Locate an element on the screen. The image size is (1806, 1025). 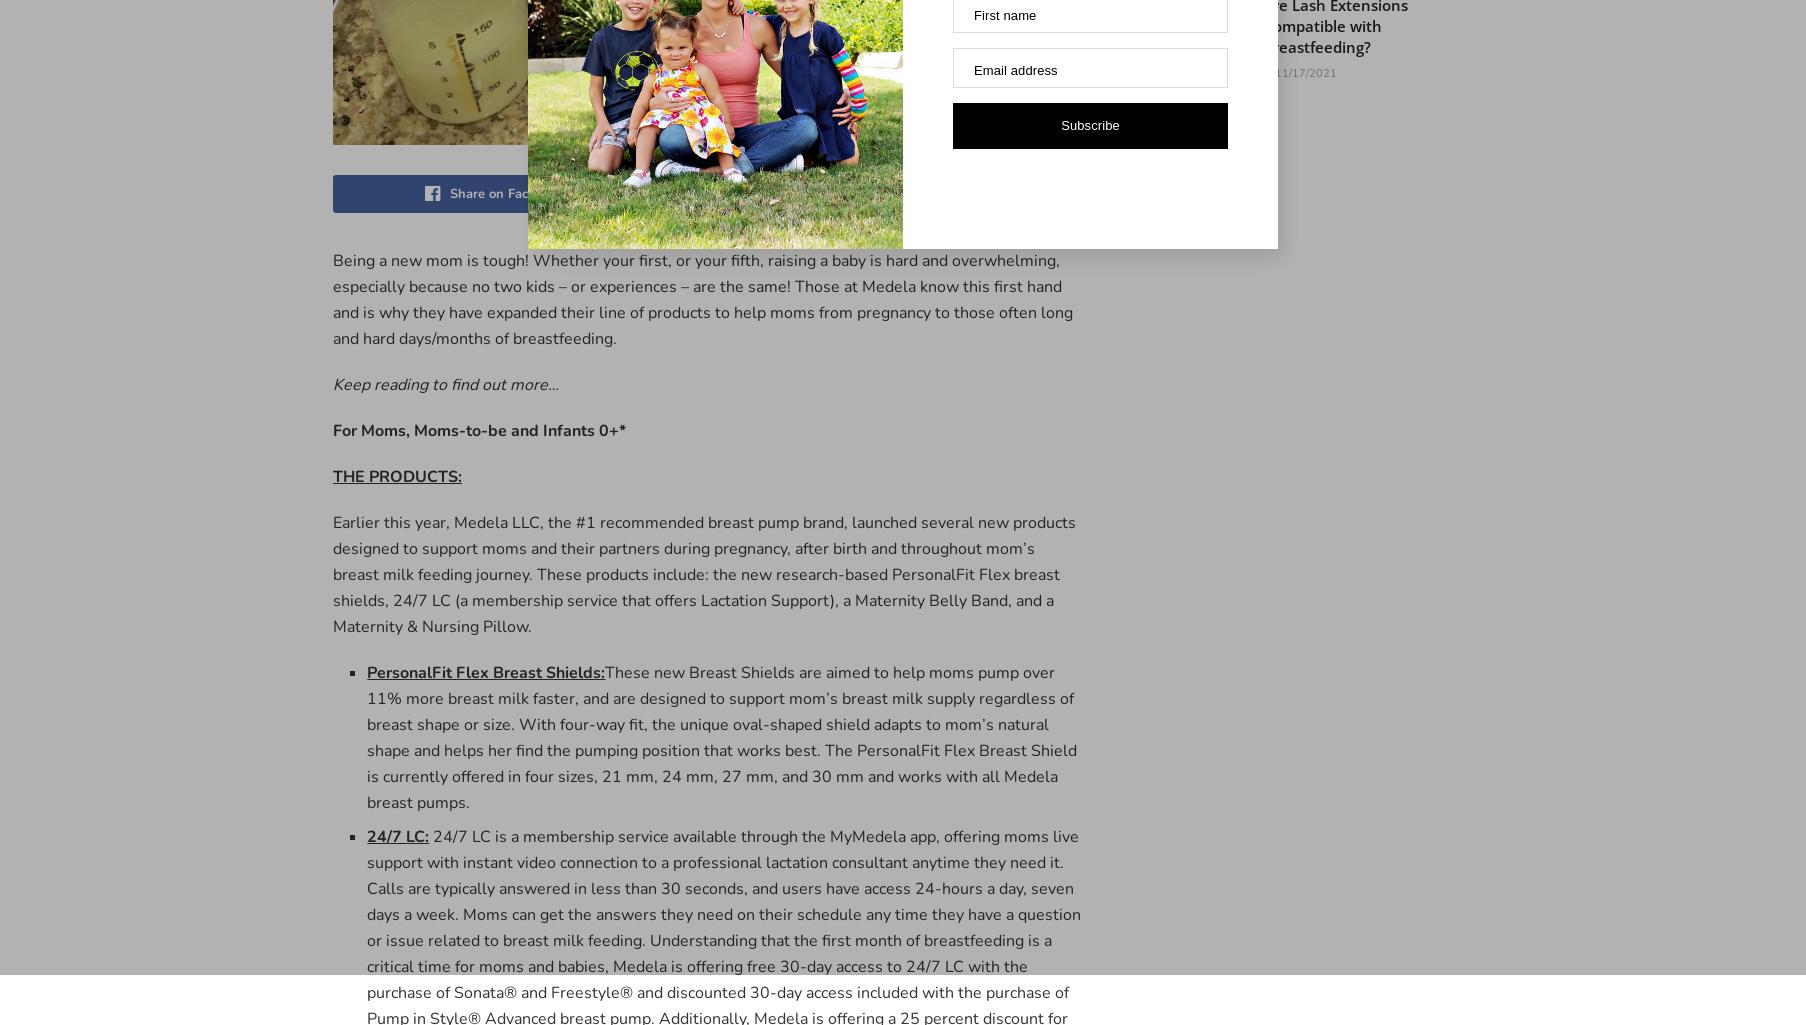
'Keep reading to find out more…' is located at coordinates (445, 383).